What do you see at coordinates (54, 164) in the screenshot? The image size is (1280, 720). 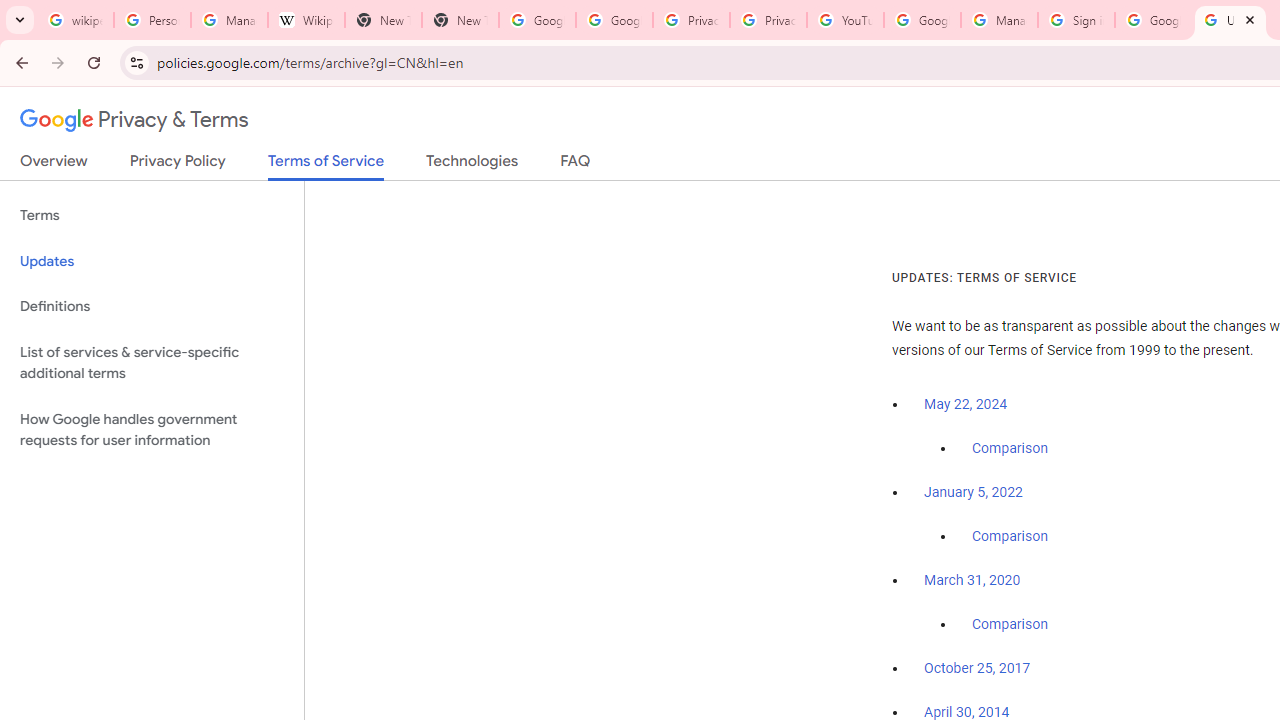 I see `'Overview'` at bounding box center [54, 164].